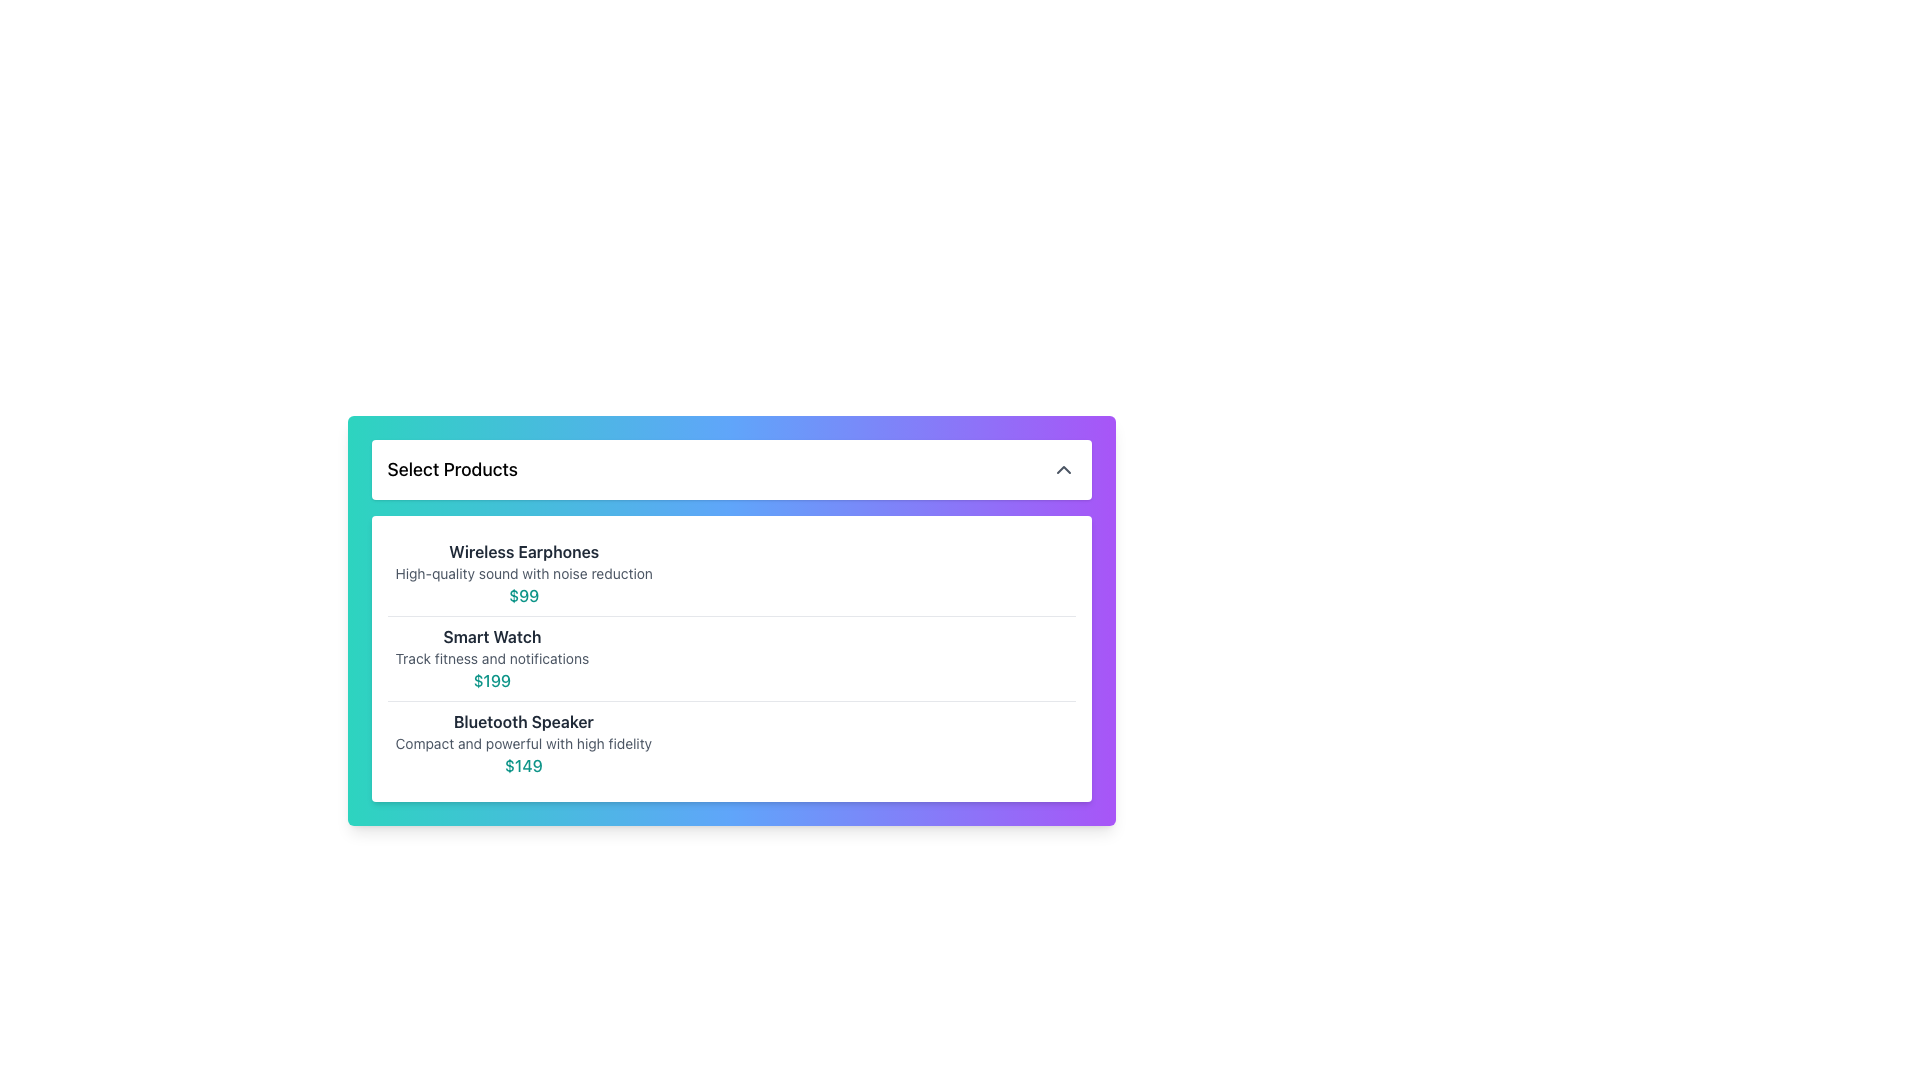 The height and width of the screenshot is (1080, 1920). What do you see at coordinates (523, 744) in the screenshot?
I see `information displayed in the third informational panel about the product located under the 'Smart Watch' description in the product selection dropdown` at bounding box center [523, 744].